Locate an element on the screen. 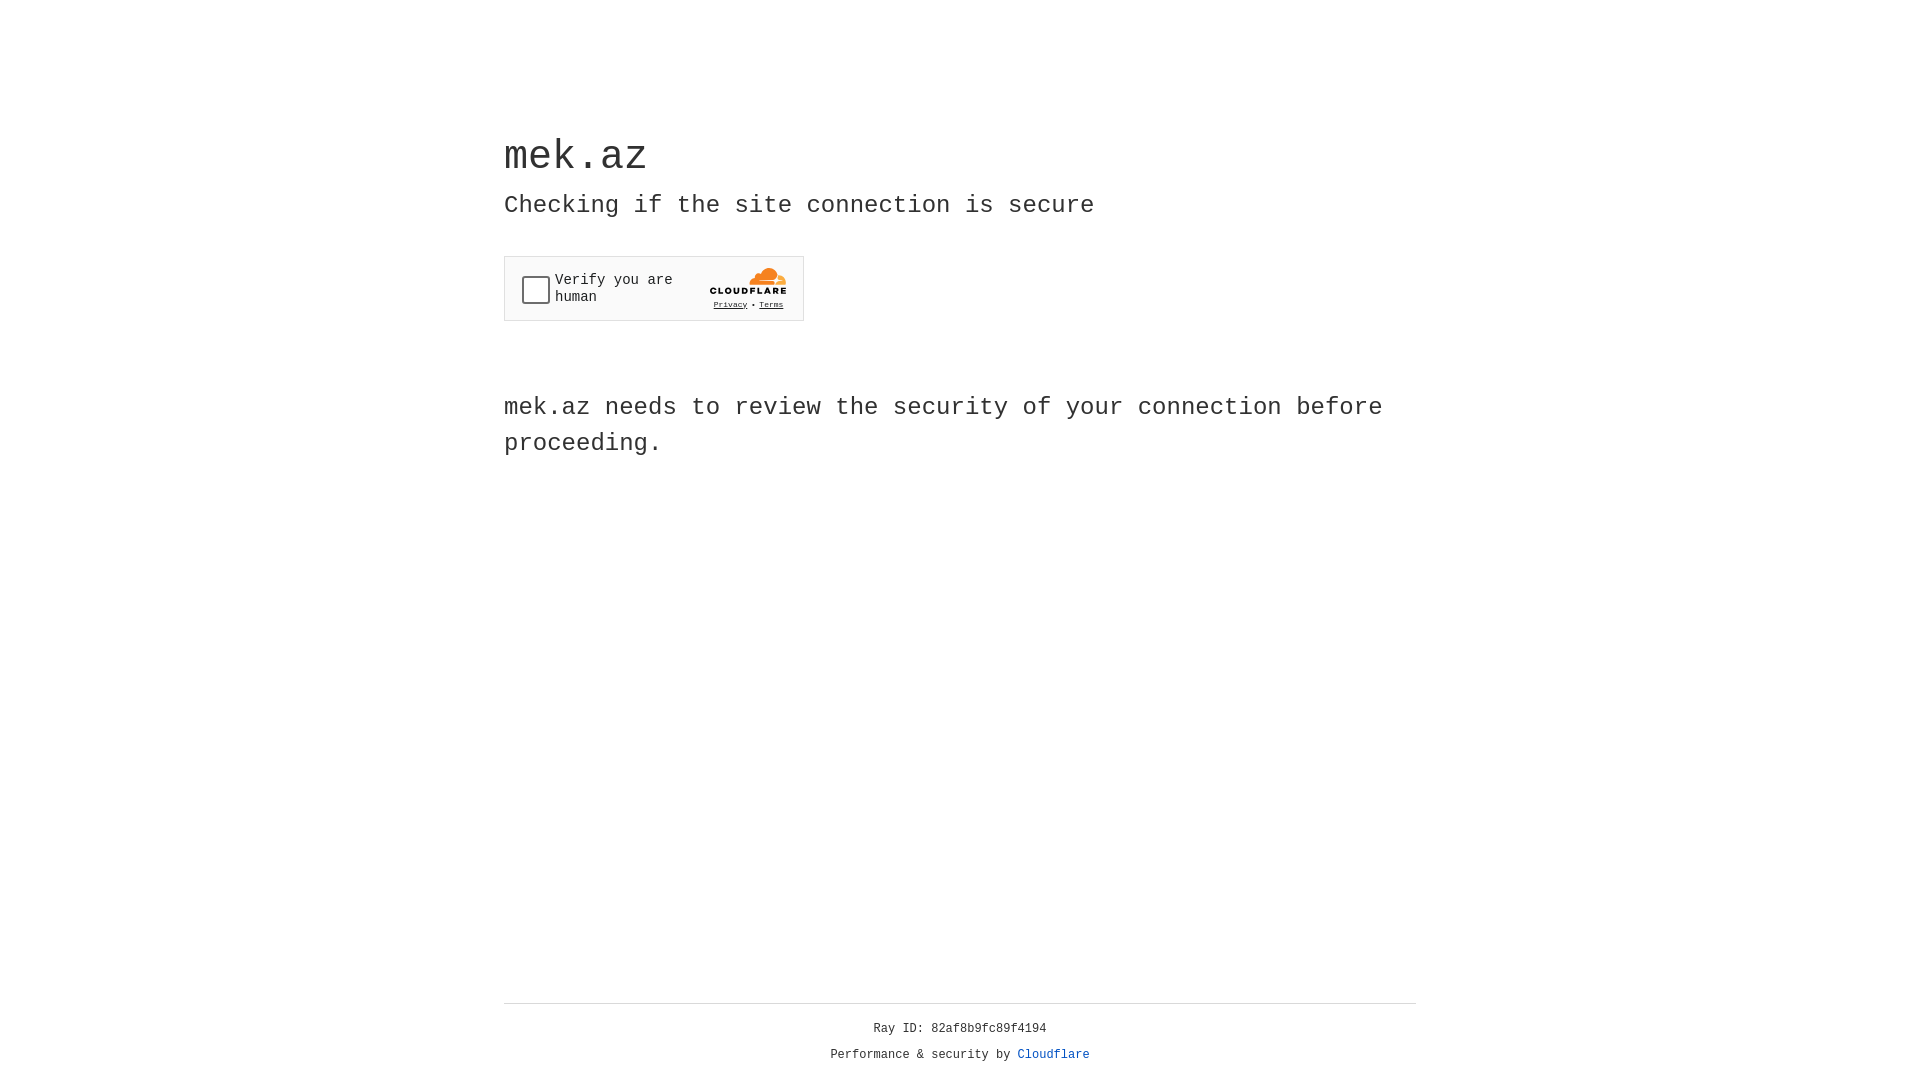 This screenshot has height=1080, width=1920. 'Widget containing a Cloudflare security challenge' is located at coordinates (653, 288).